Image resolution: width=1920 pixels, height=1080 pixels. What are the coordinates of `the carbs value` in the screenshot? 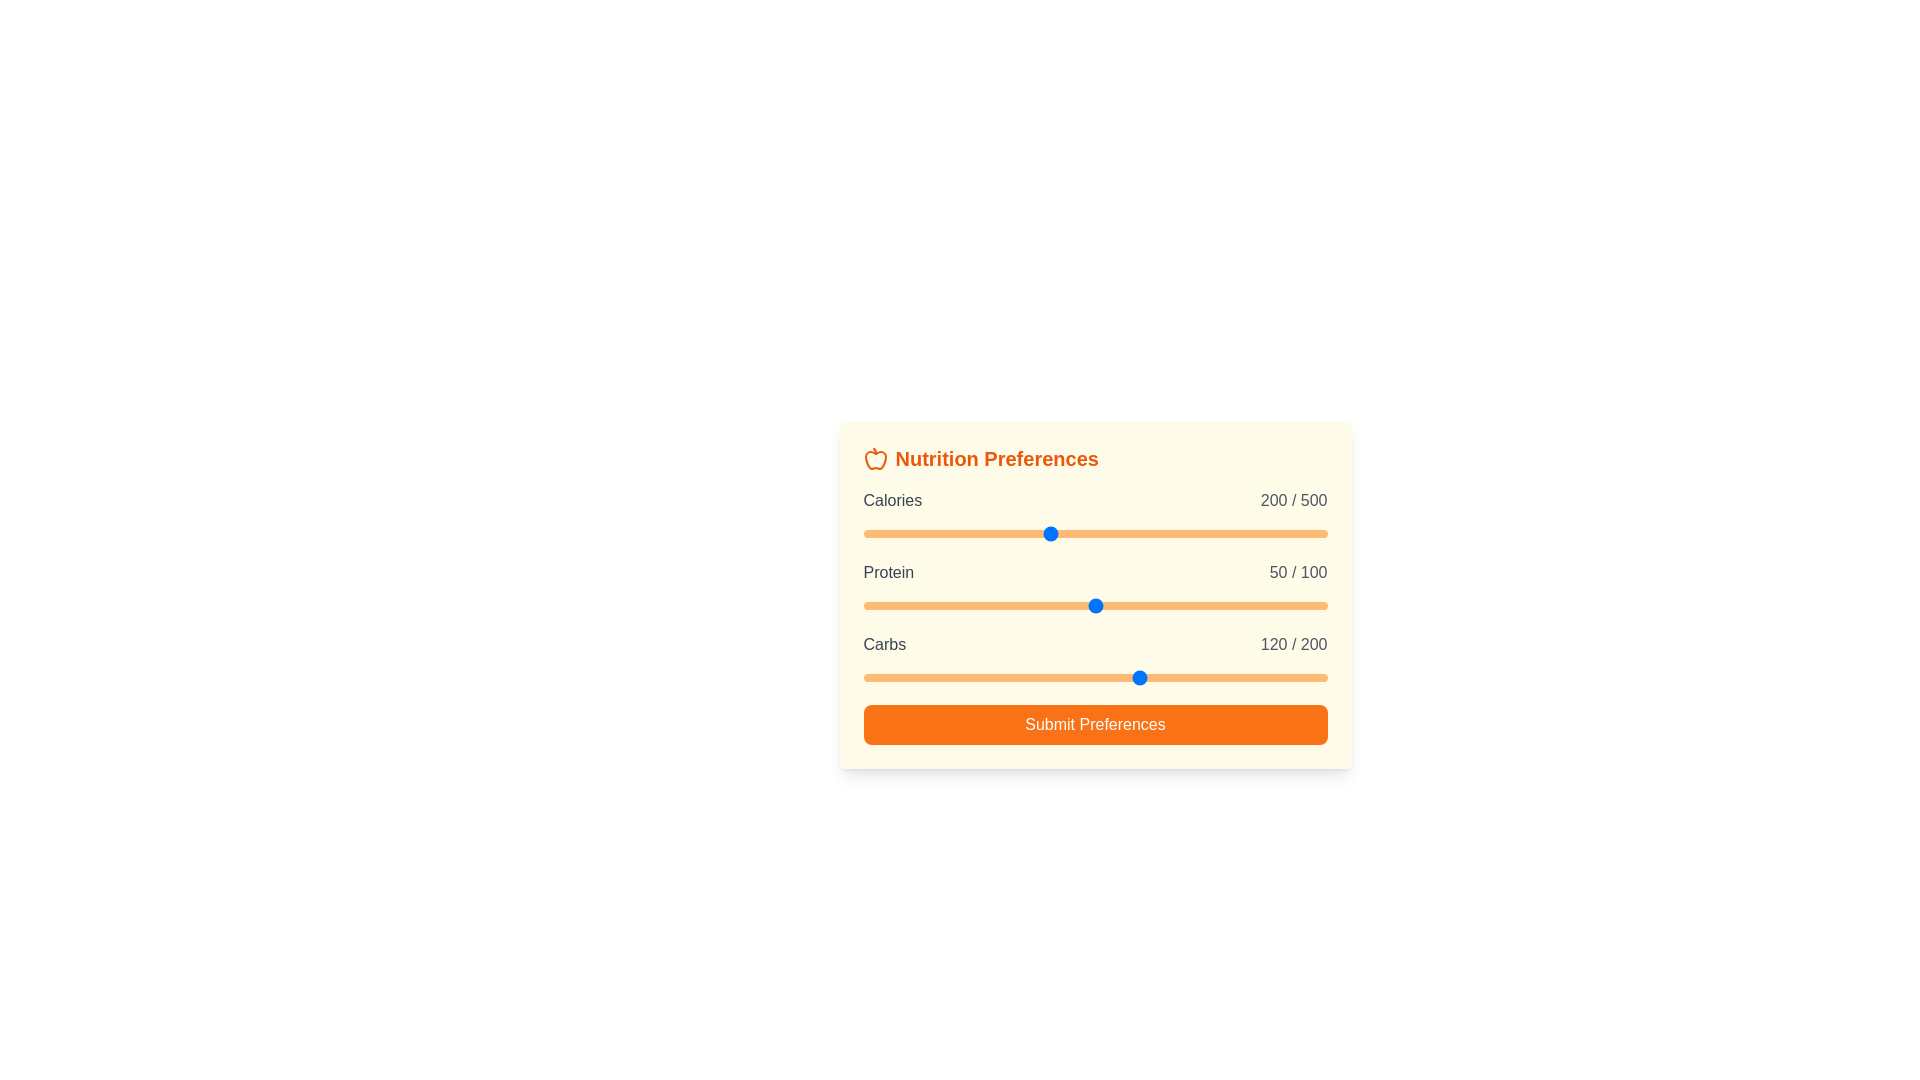 It's located at (1176, 677).